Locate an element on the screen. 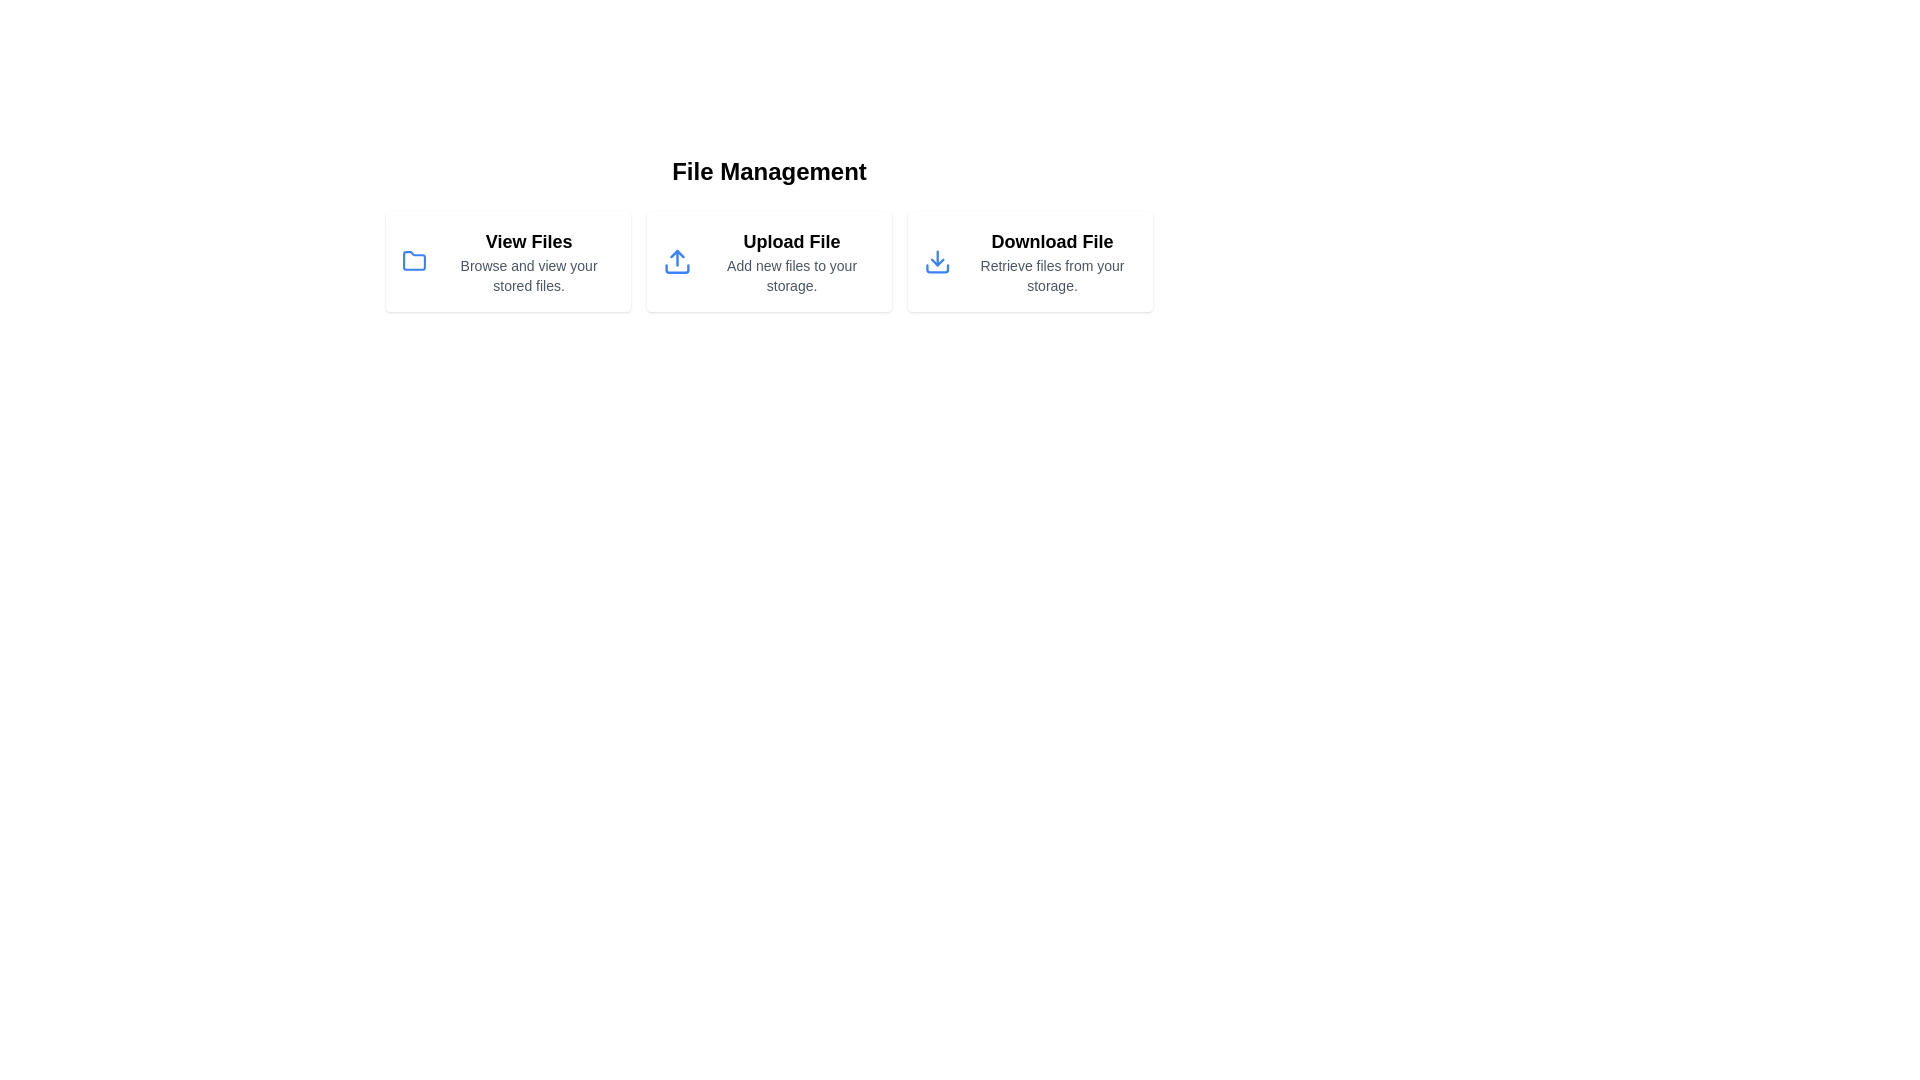  the download icon located to the left of the 'Download File' title in the 'File Management' section is located at coordinates (936, 261).